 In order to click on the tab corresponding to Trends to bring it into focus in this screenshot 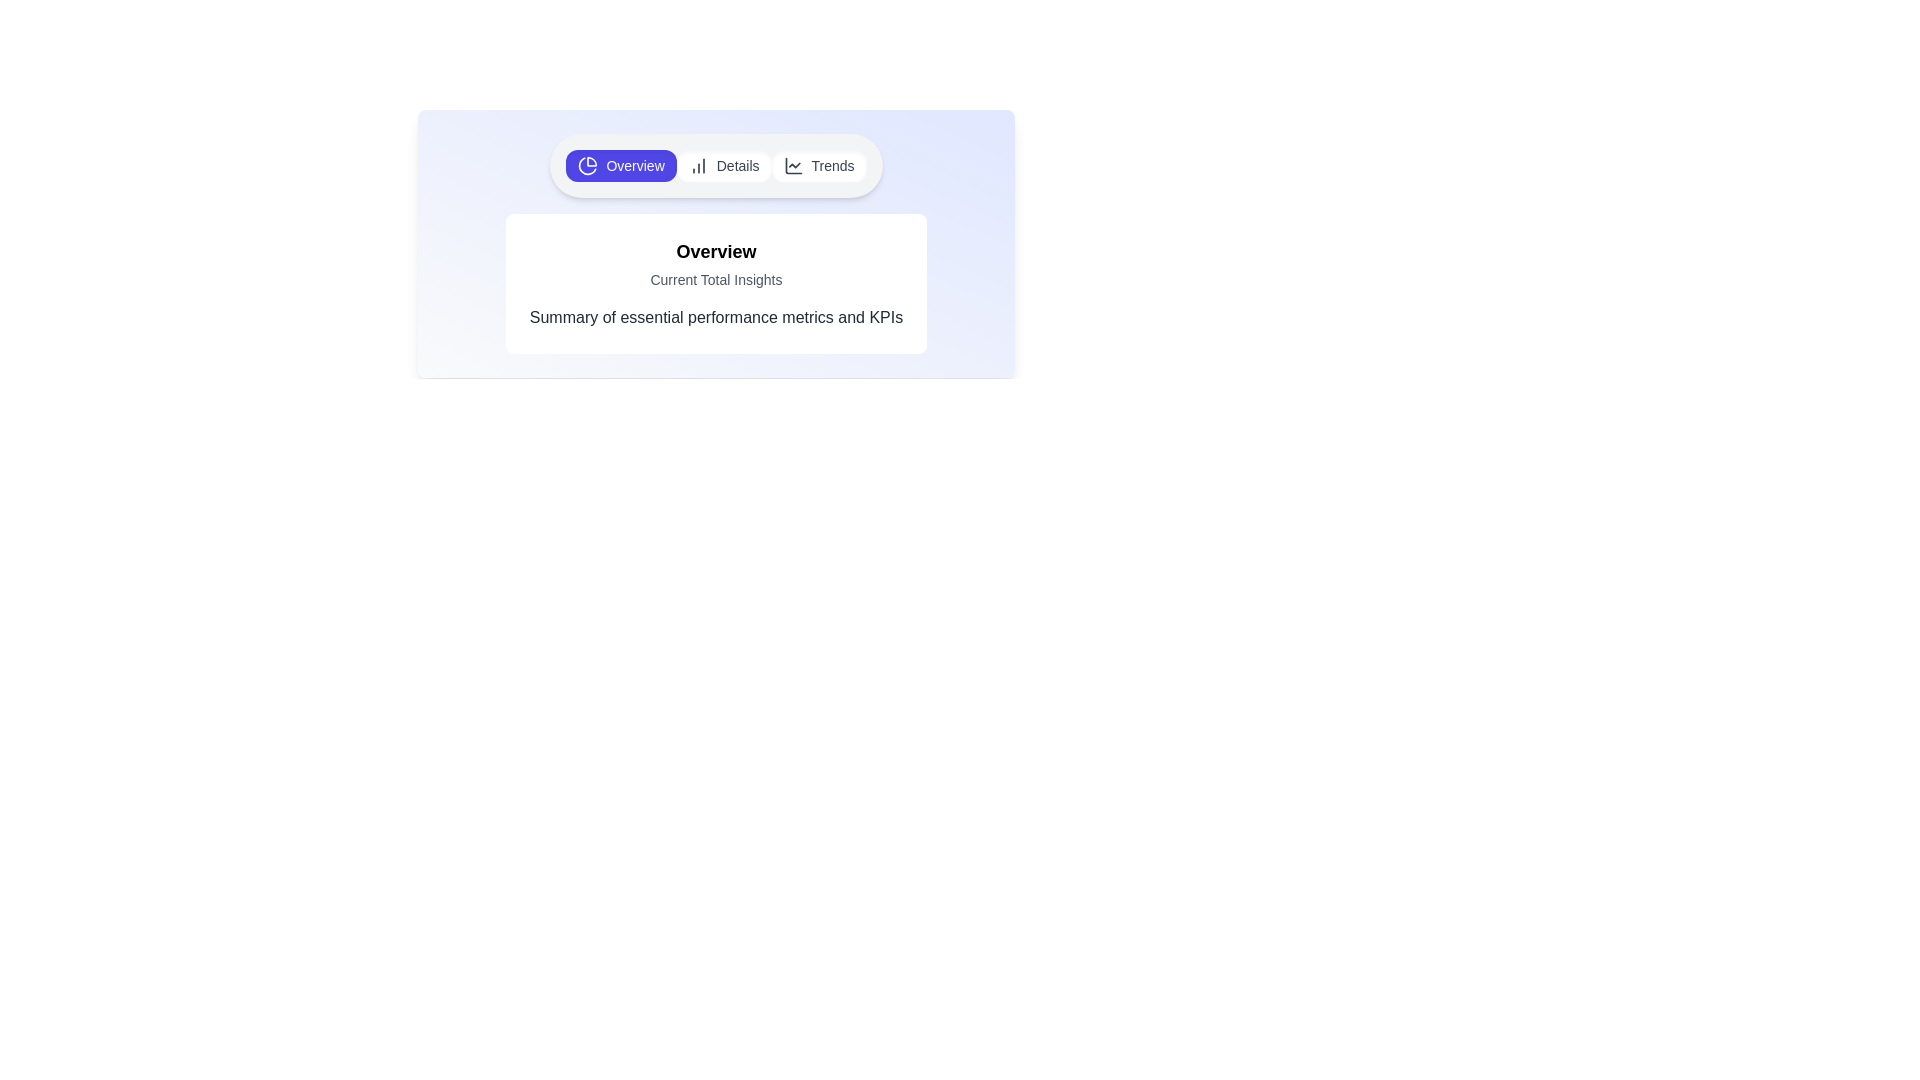, I will do `click(819, 164)`.